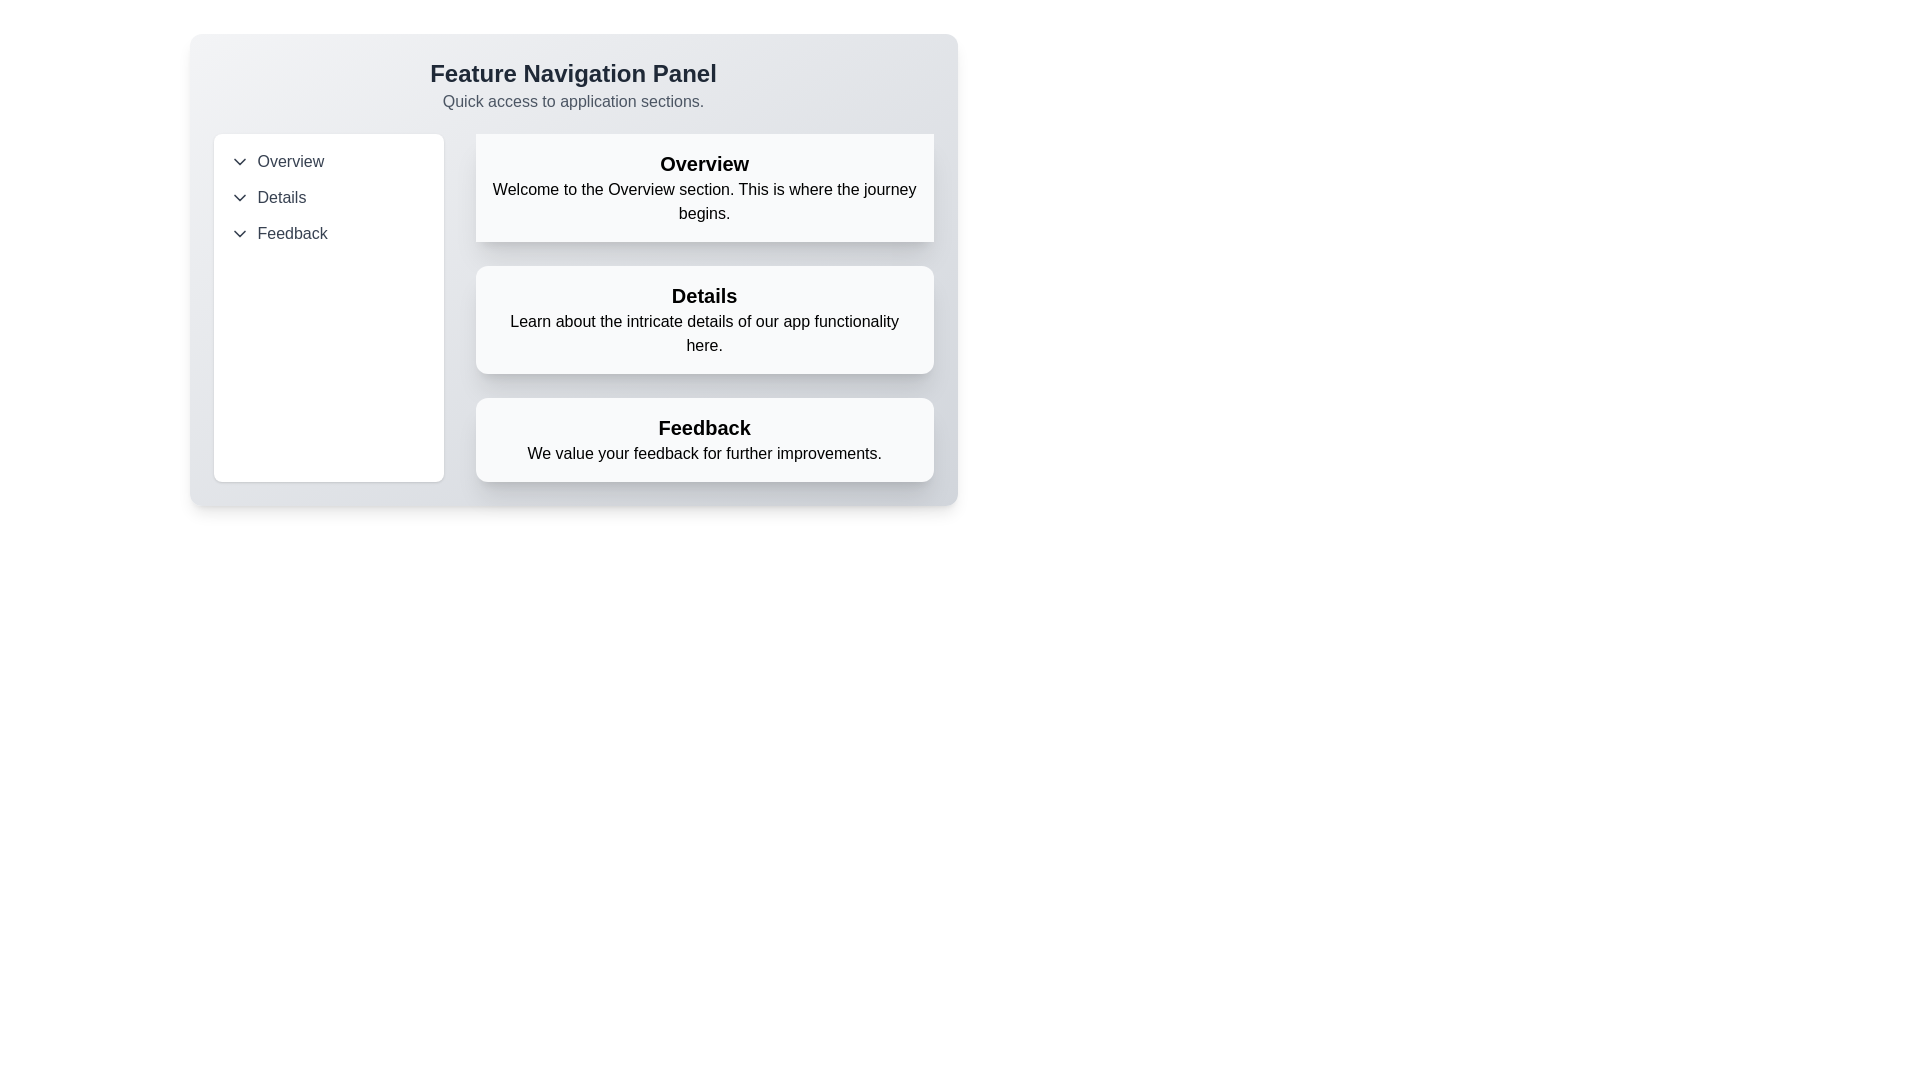  Describe the element at coordinates (328, 197) in the screenshot. I see `the 'Details' item in the Vertical Navigation Menu with Expandable Items` at that location.